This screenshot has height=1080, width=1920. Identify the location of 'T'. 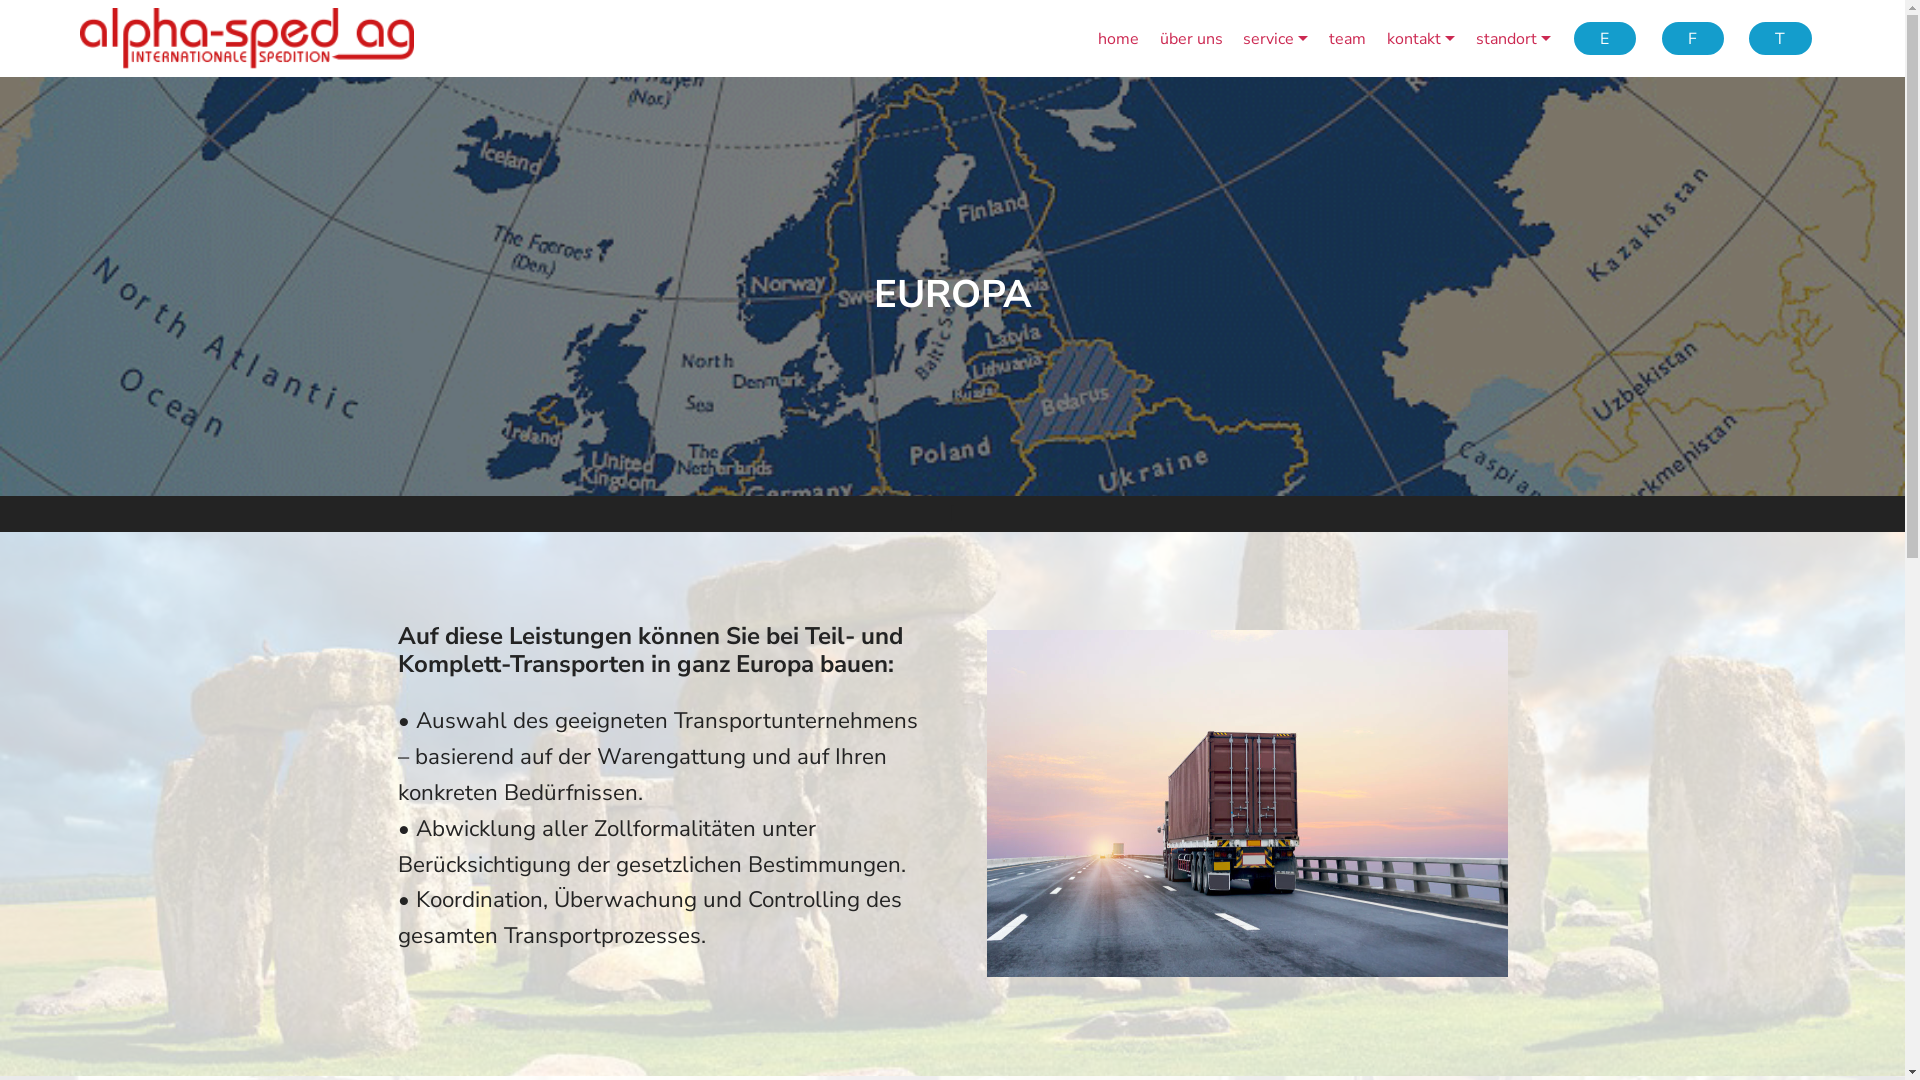
(1780, 38).